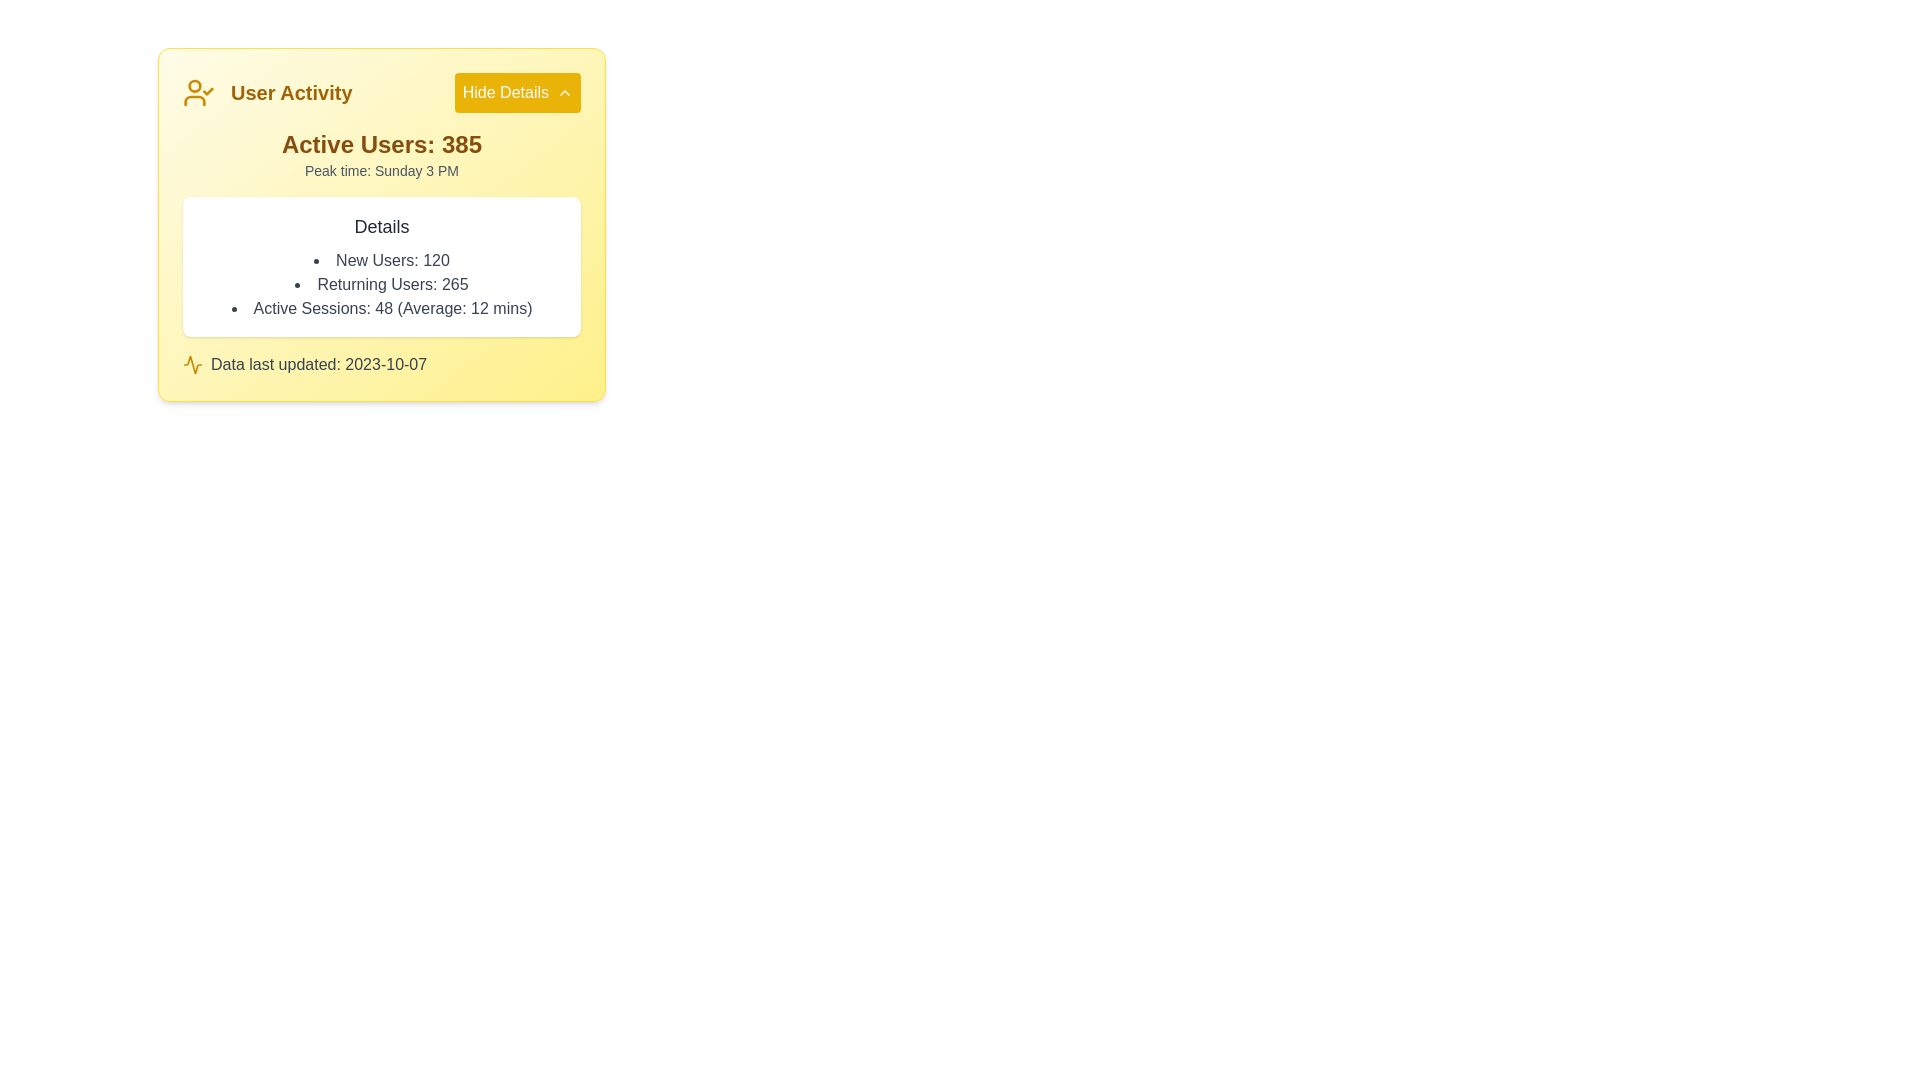 This screenshot has height=1080, width=1920. I want to click on the text element displaying 'Returning Users: 265' in dark gray font, located under the 'Details' heading as the second item in the bullet-point list, so click(382, 285).